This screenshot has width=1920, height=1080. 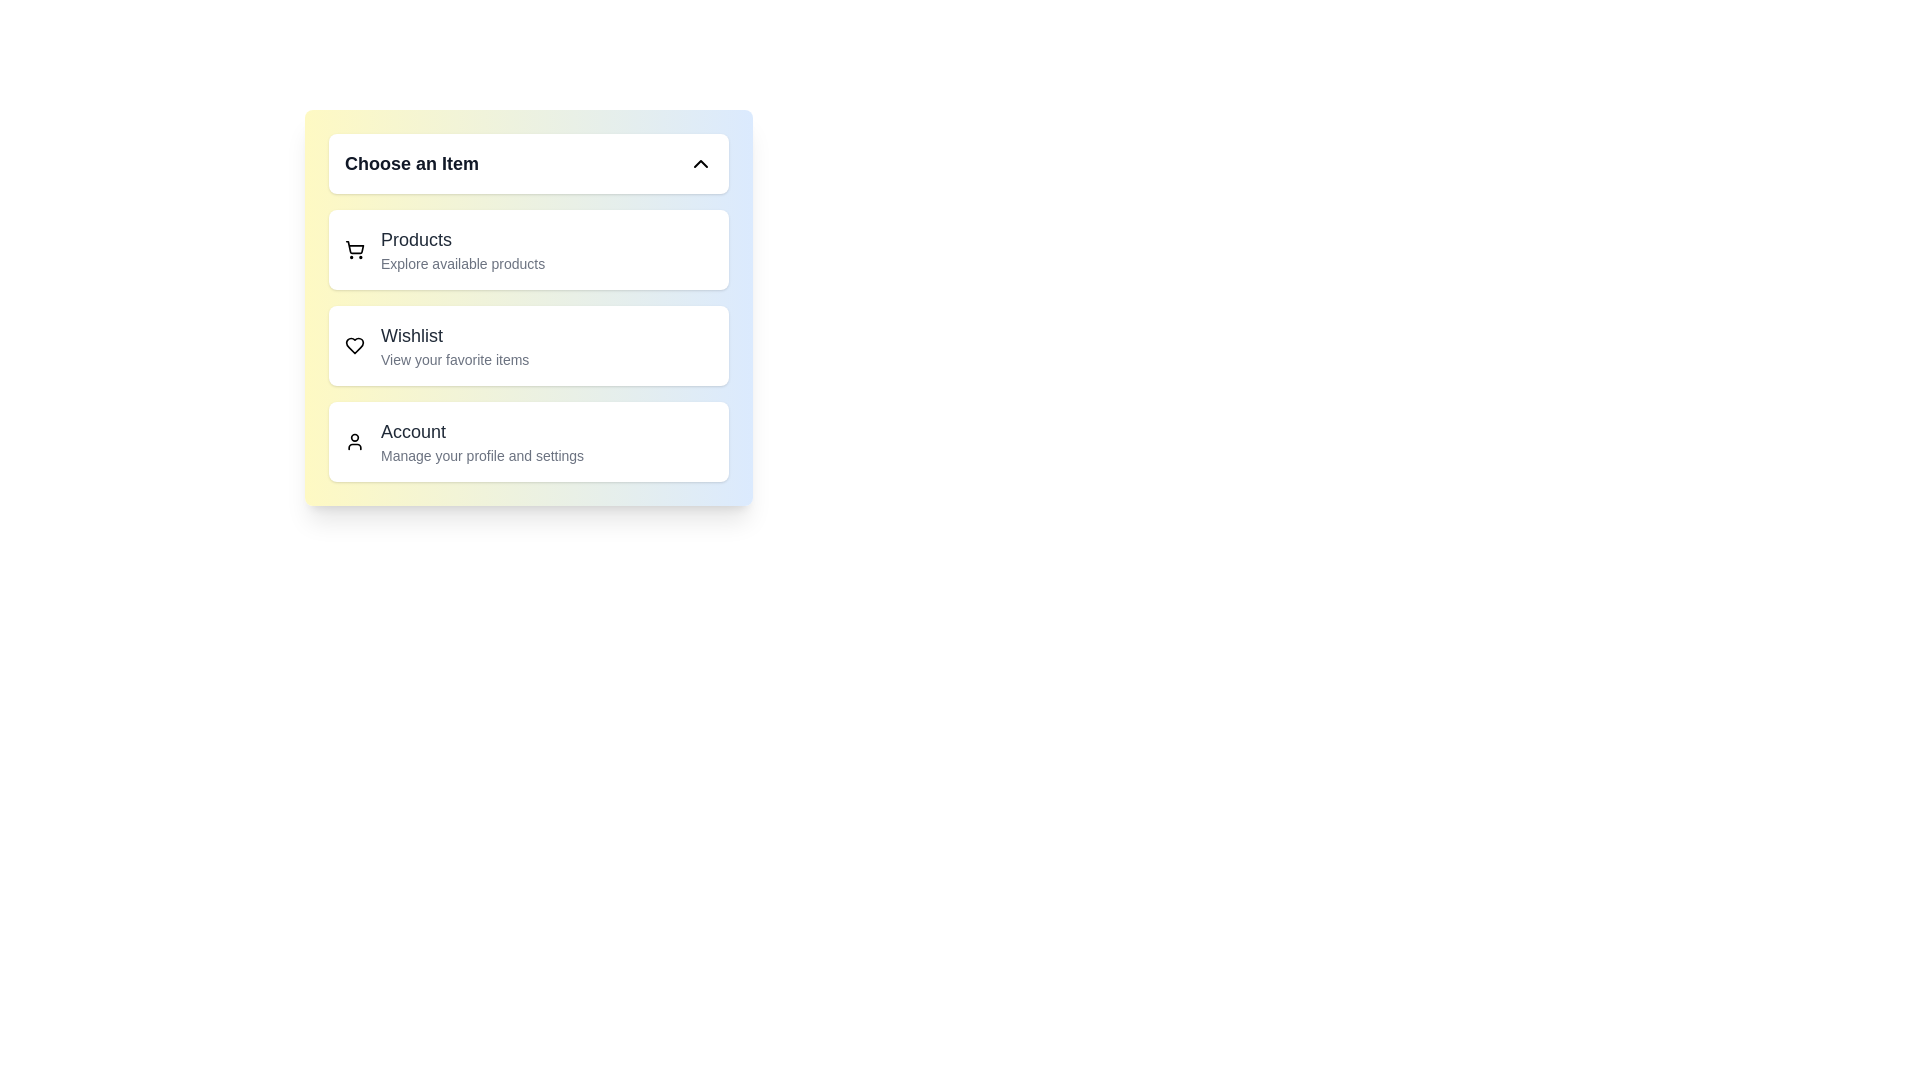 What do you see at coordinates (528, 345) in the screenshot?
I see `the menu option Wishlist to select it` at bounding box center [528, 345].